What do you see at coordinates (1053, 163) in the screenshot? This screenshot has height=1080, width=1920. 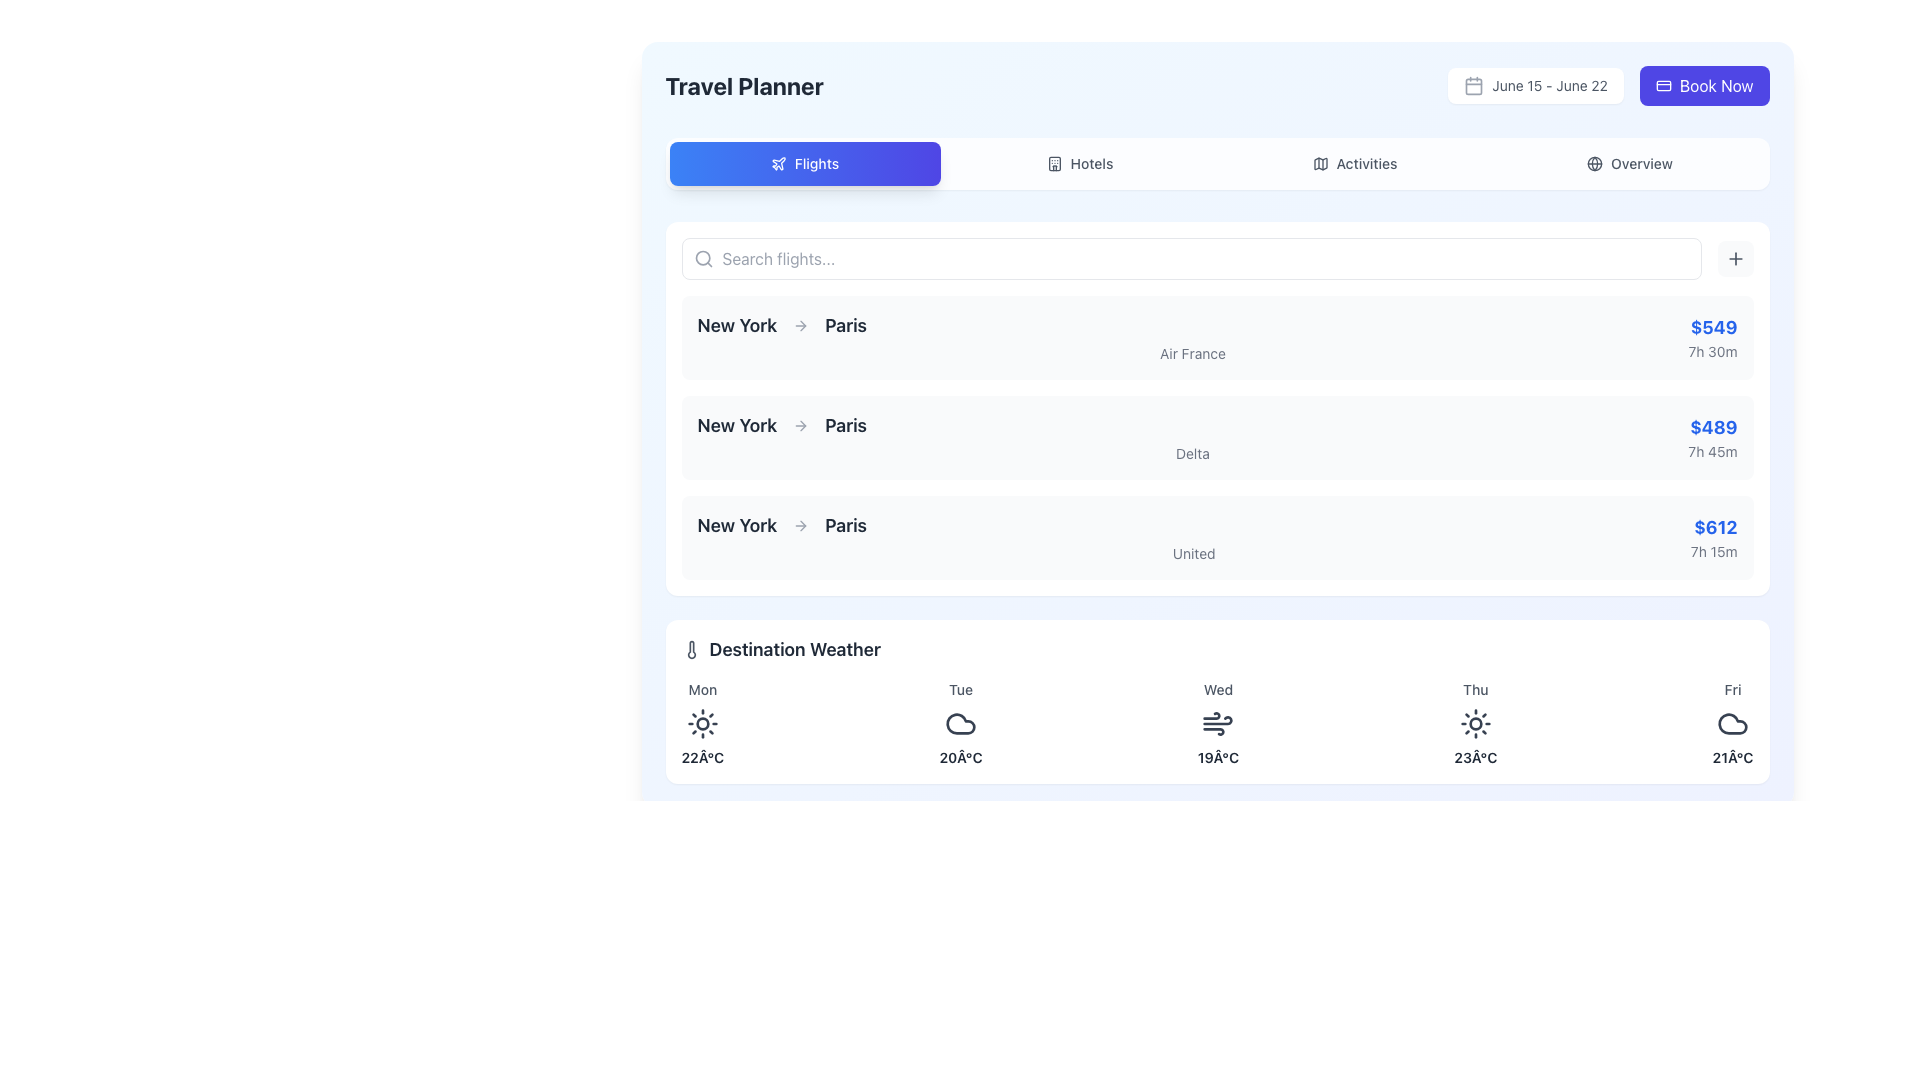 I see `the 'Hotels' button in the header navigation bar, which features a stylized building icon and a label 'Hotels'` at bounding box center [1053, 163].